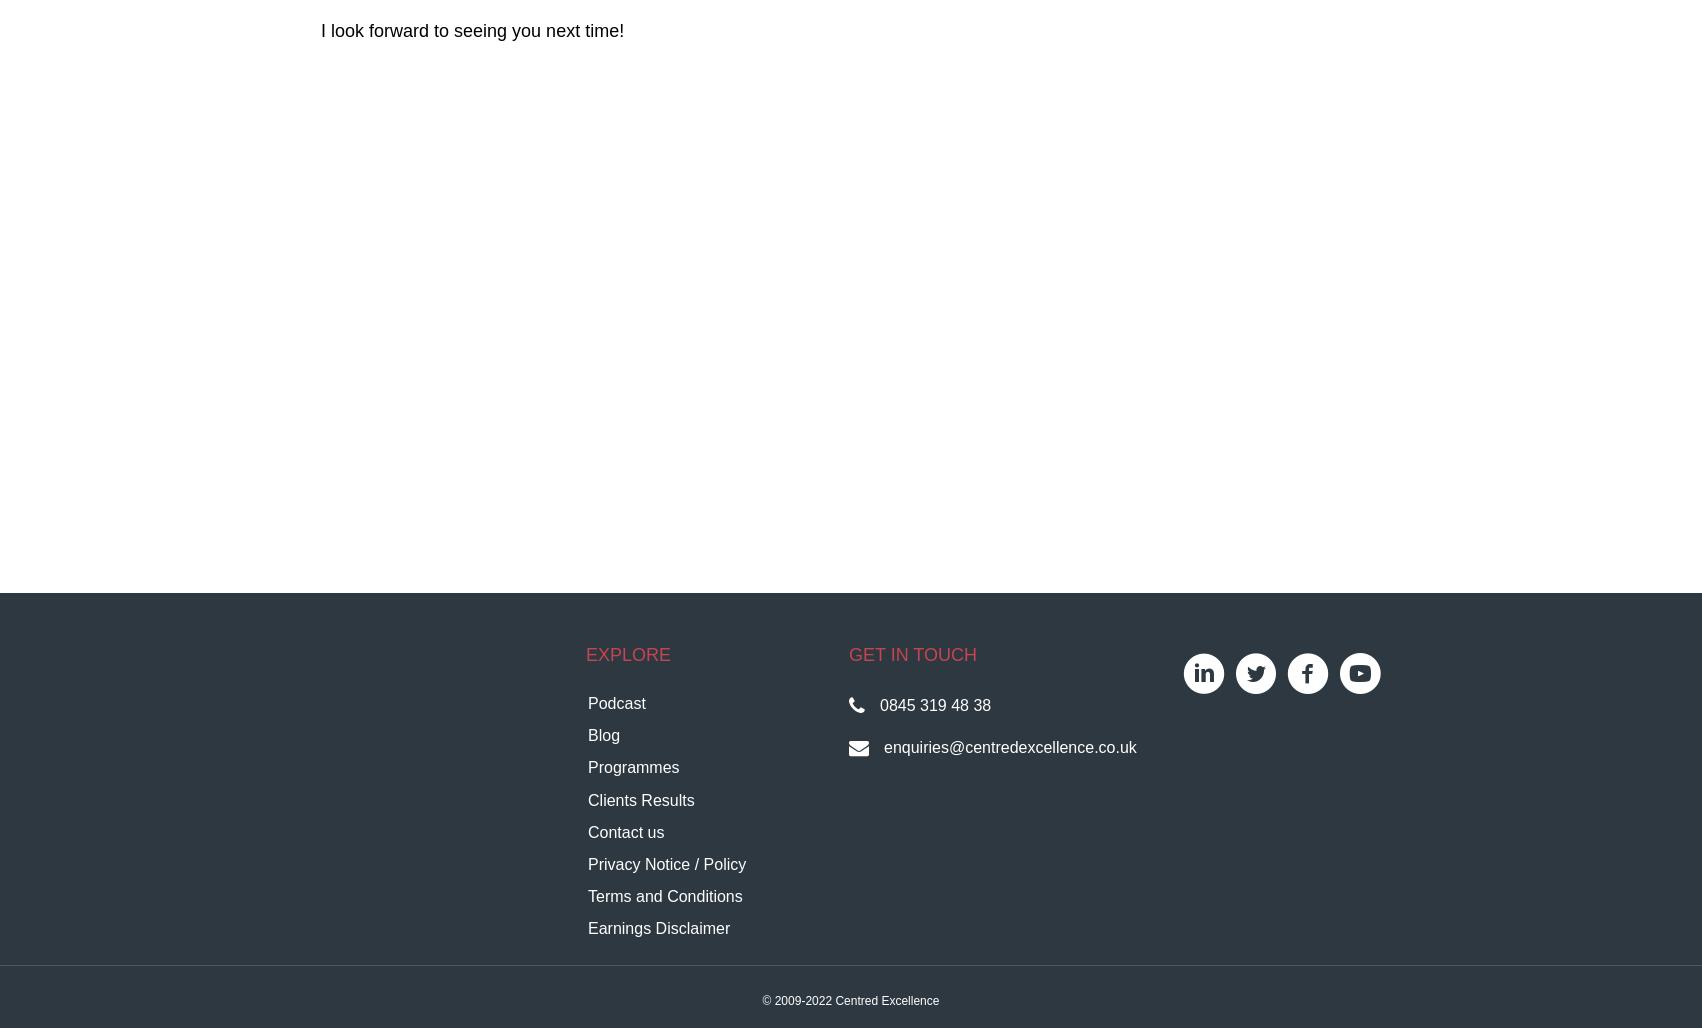 This screenshot has height=1028, width=1702. I want to click on 'Podcast', so click(616, 703).